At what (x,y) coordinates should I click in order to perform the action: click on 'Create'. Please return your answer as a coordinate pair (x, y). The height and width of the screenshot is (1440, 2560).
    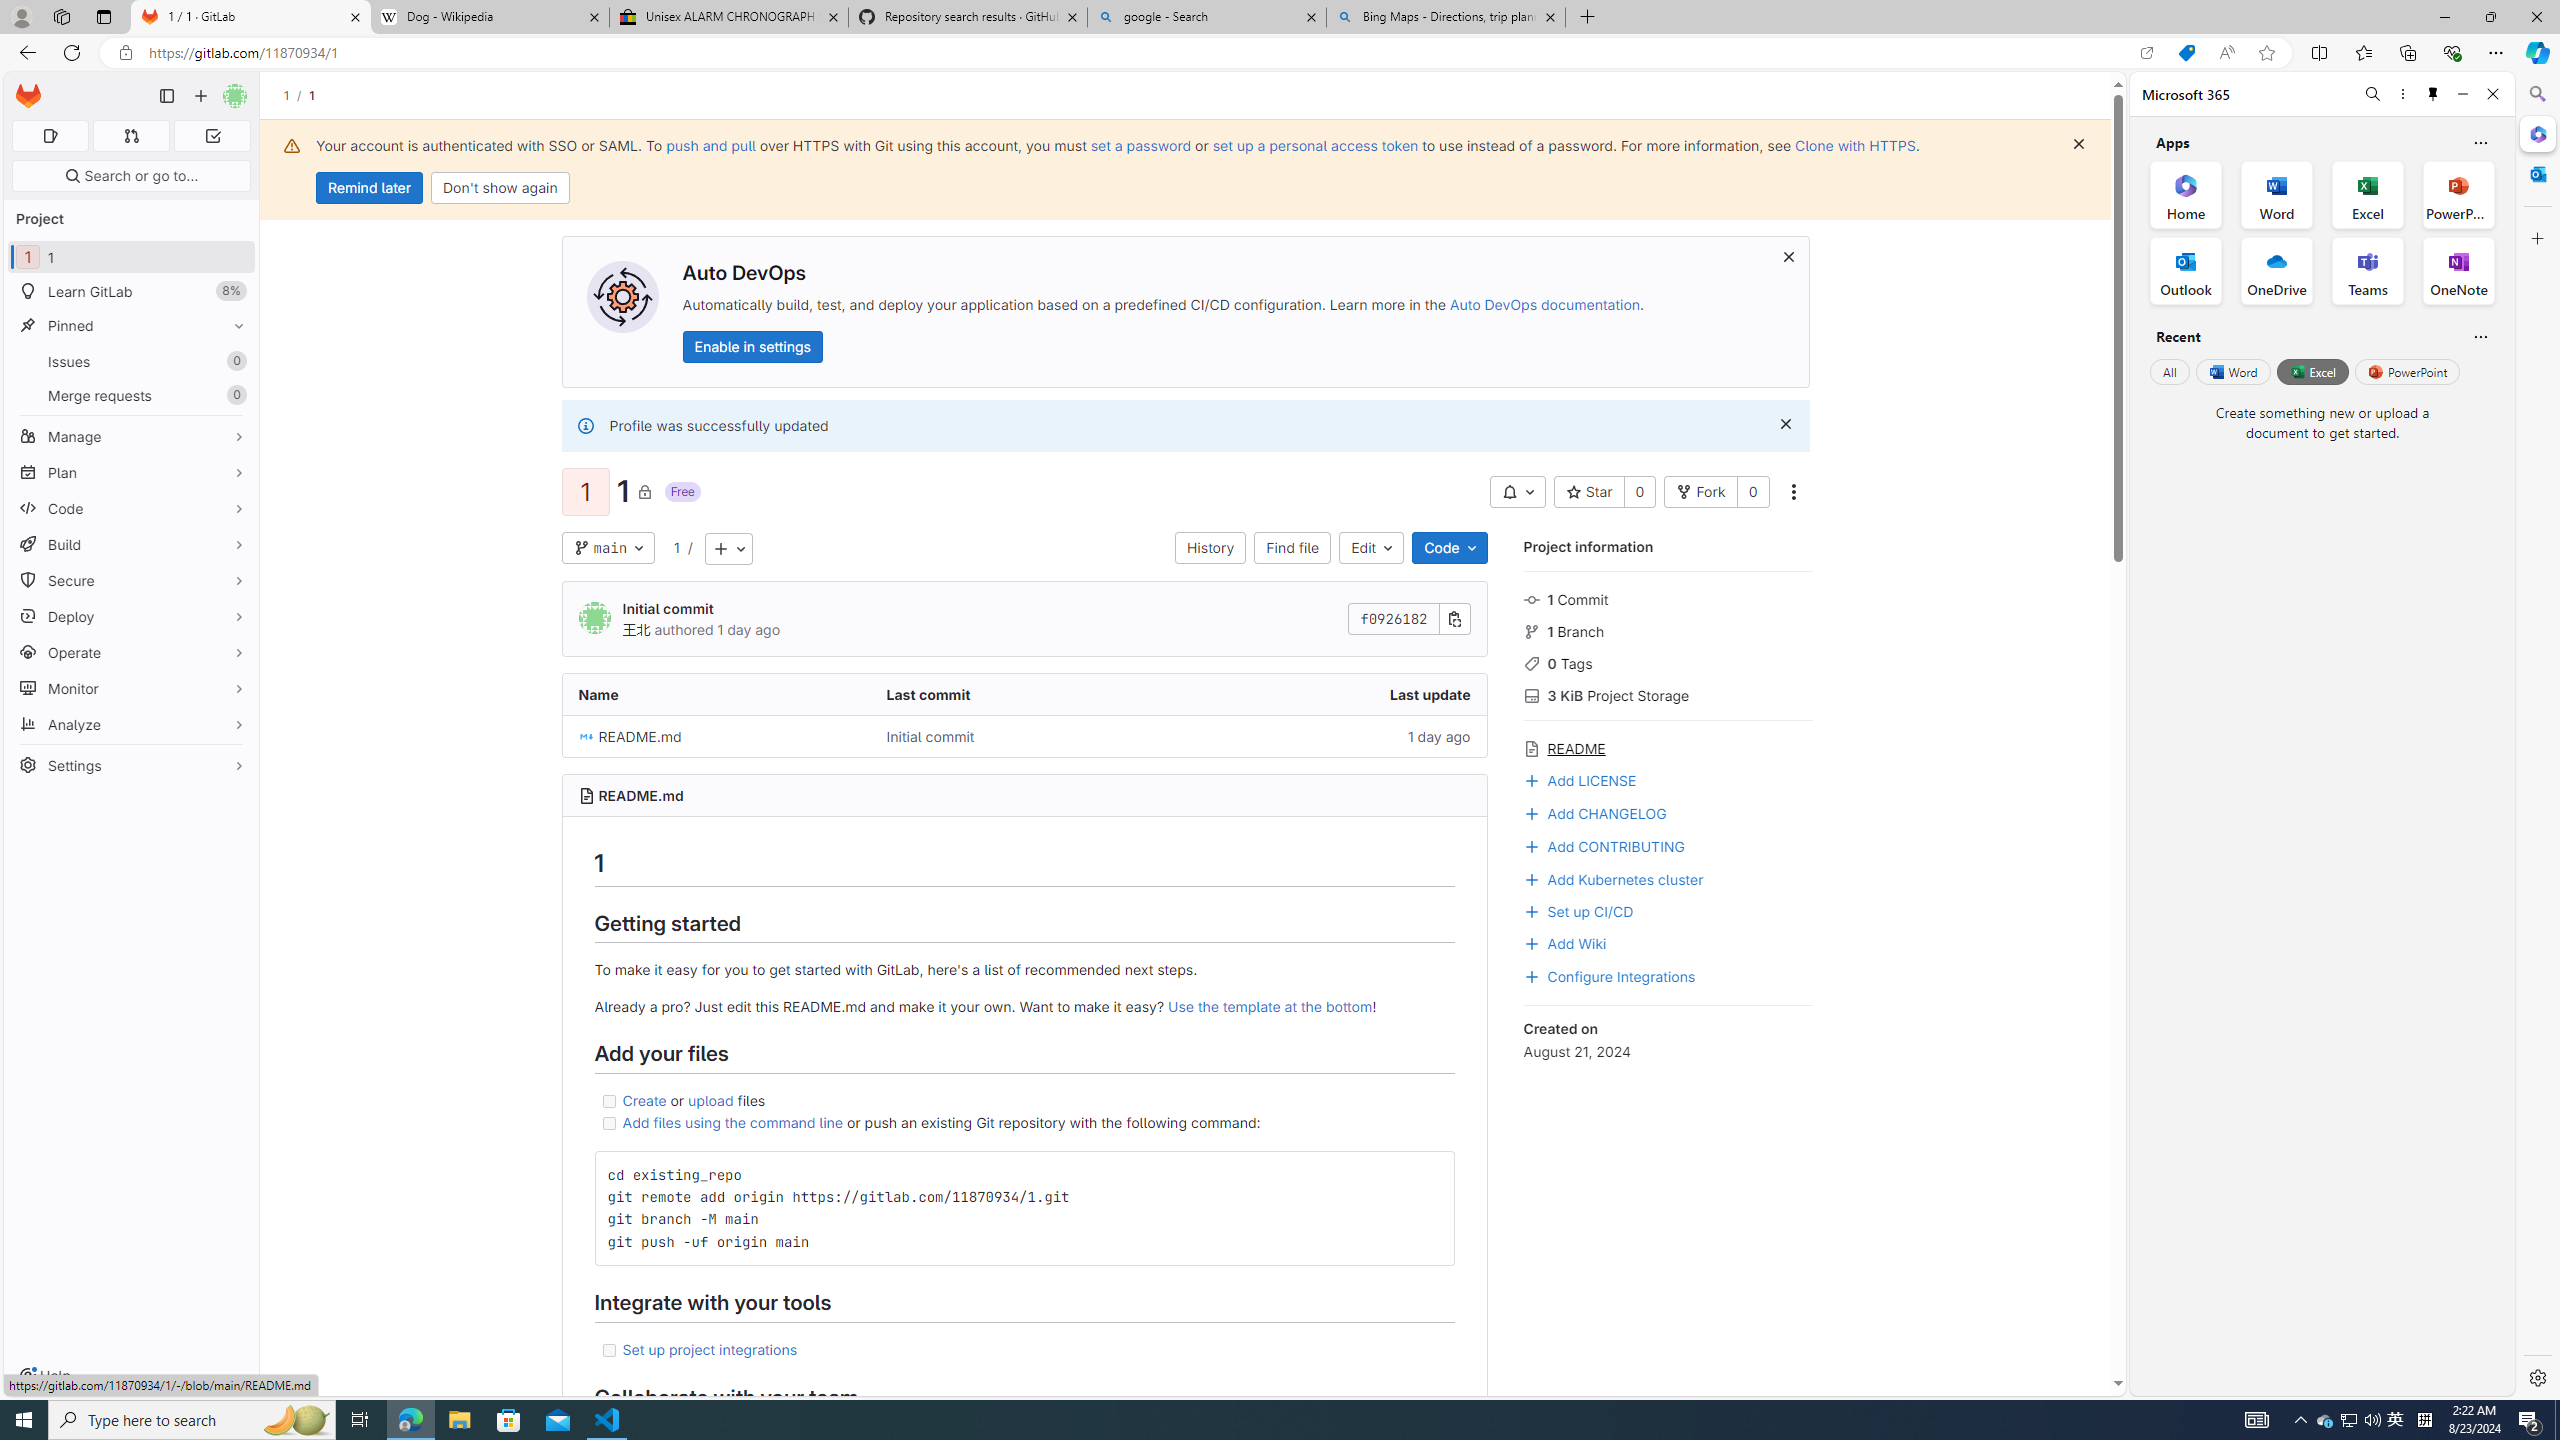
    Looking at the image, I should click on (644, 1099).